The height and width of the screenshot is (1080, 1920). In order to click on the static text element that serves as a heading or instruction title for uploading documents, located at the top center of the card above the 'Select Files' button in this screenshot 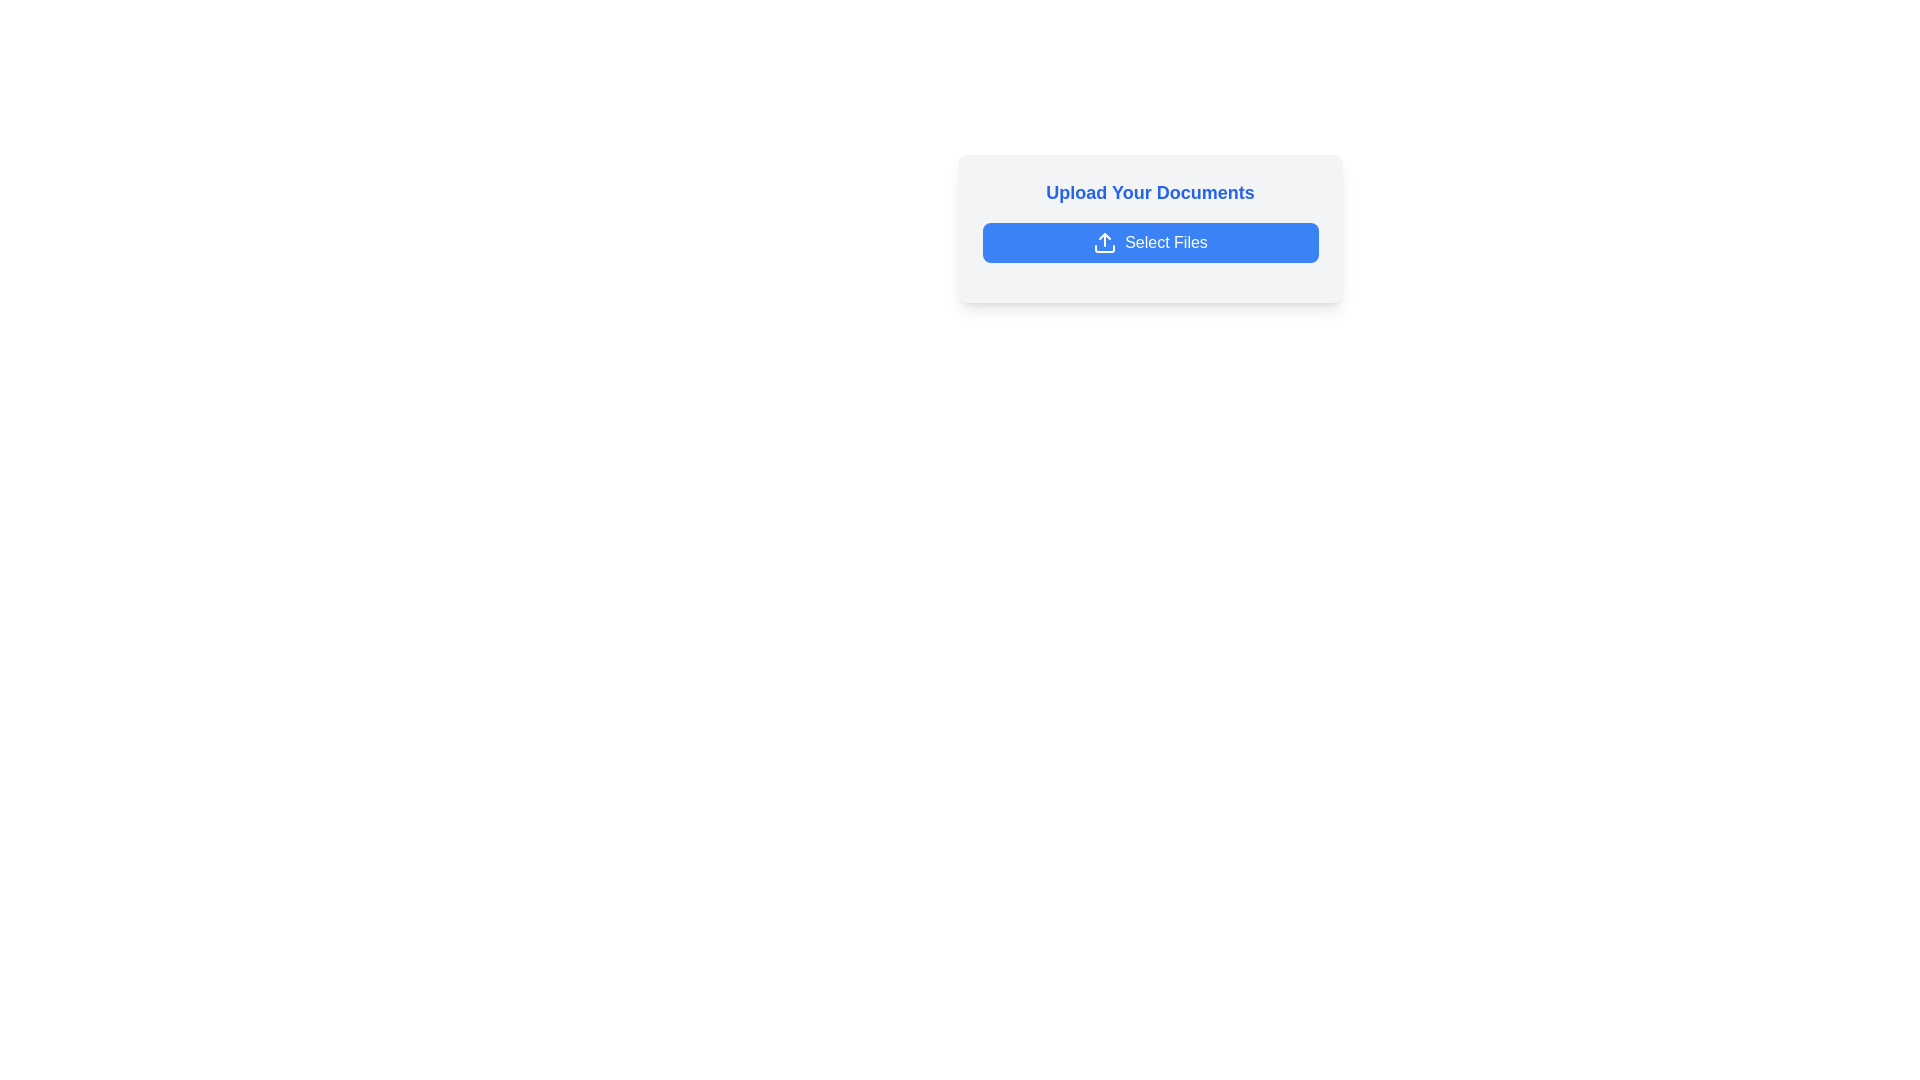, I will do `click(1150, 192)`.